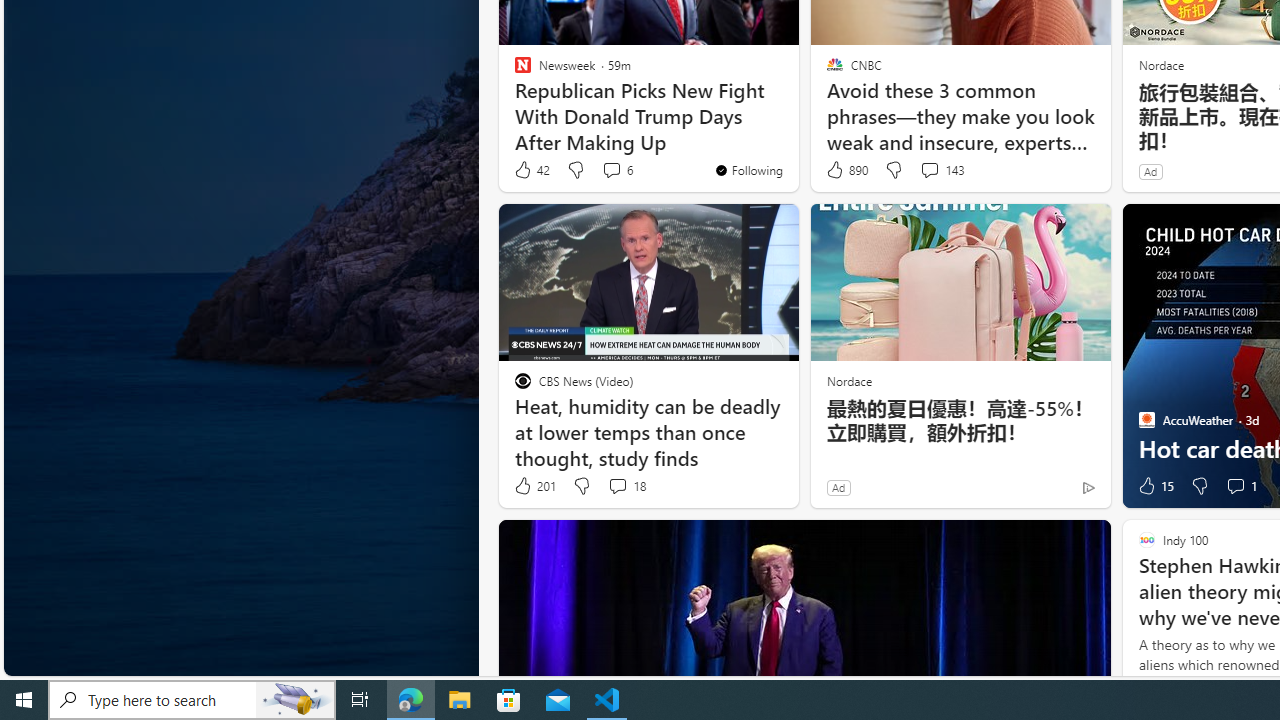 Image resolution: width=1280 pixels, height=720 pixels. What do you see at coordinates (616, 486) in the screenshot?
I see `'View comments 18 Comment'` at bounding box center [616, 486].